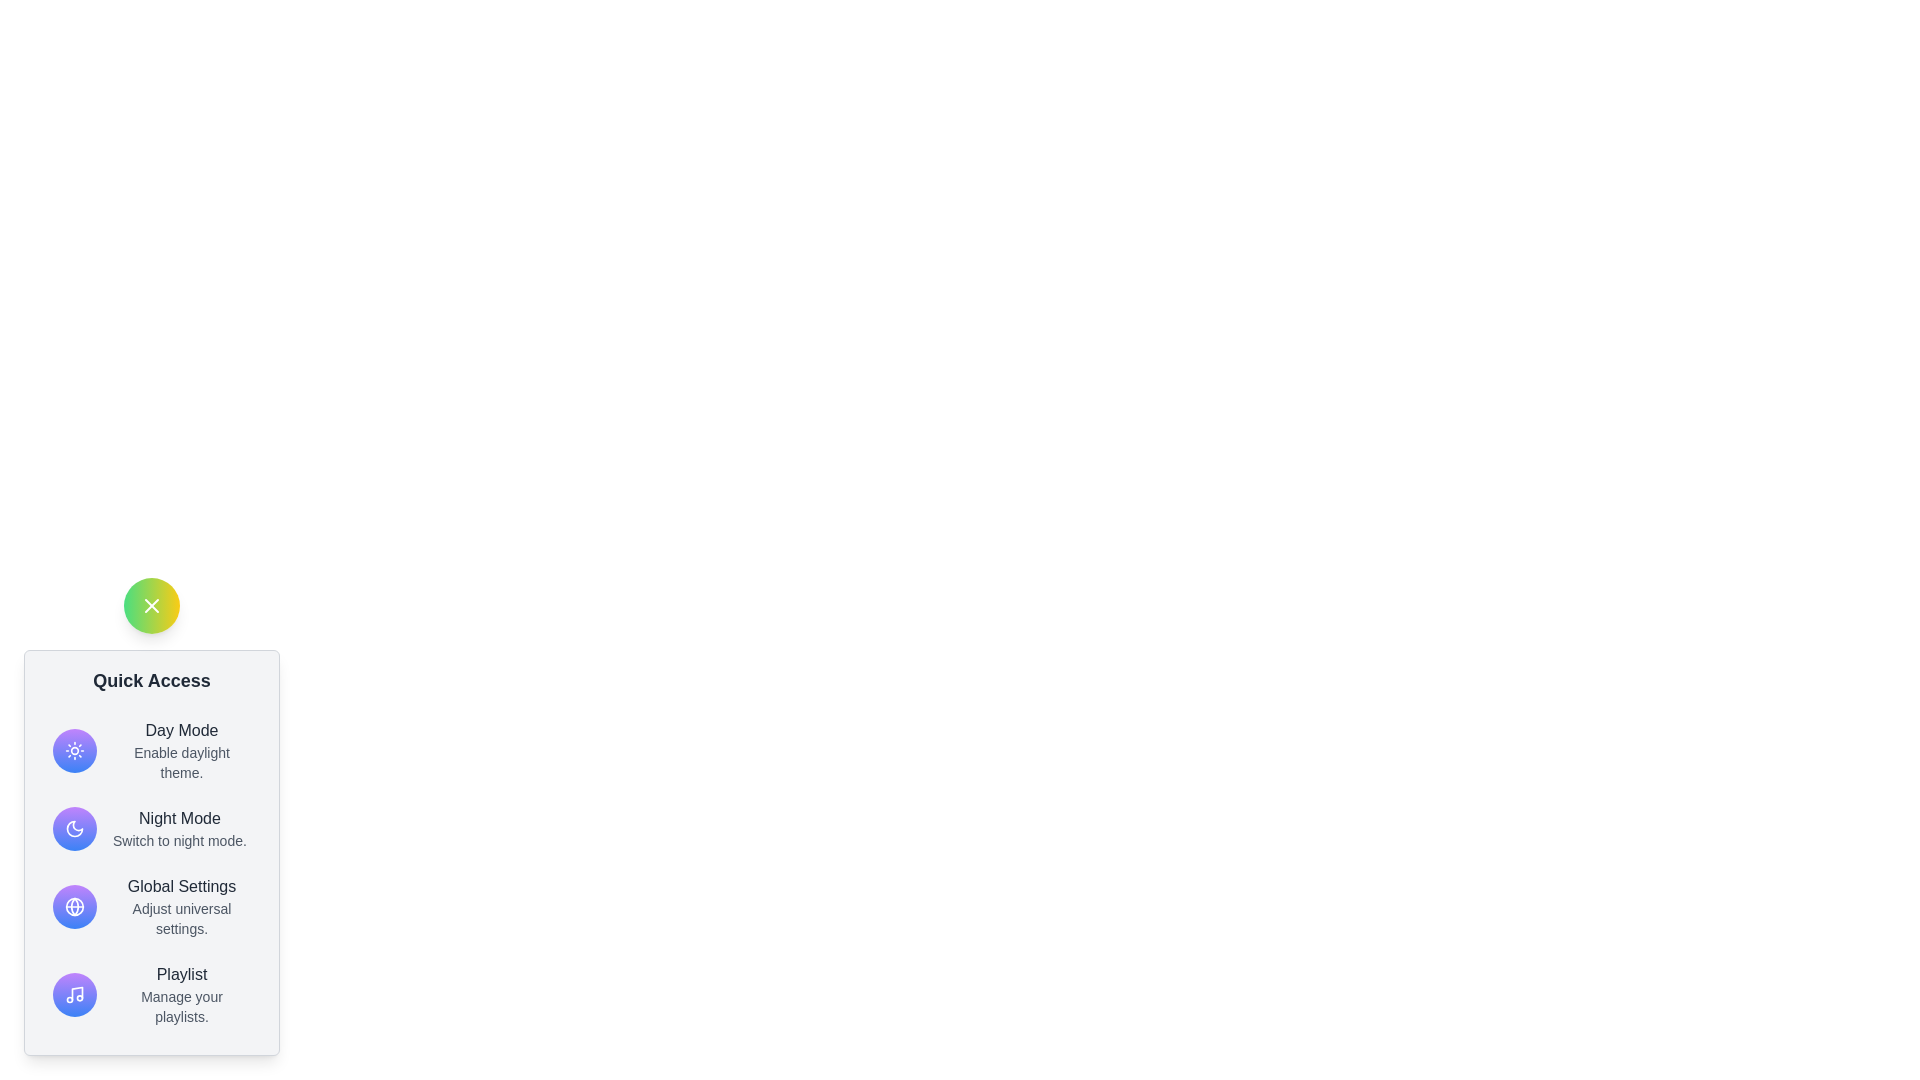 This screenshot has width=1920, height=1080. What do you see at coordinates (151, 680) in the screenshot?
I see `the 'Quick Access' header text` at bounding box center [151, 680].